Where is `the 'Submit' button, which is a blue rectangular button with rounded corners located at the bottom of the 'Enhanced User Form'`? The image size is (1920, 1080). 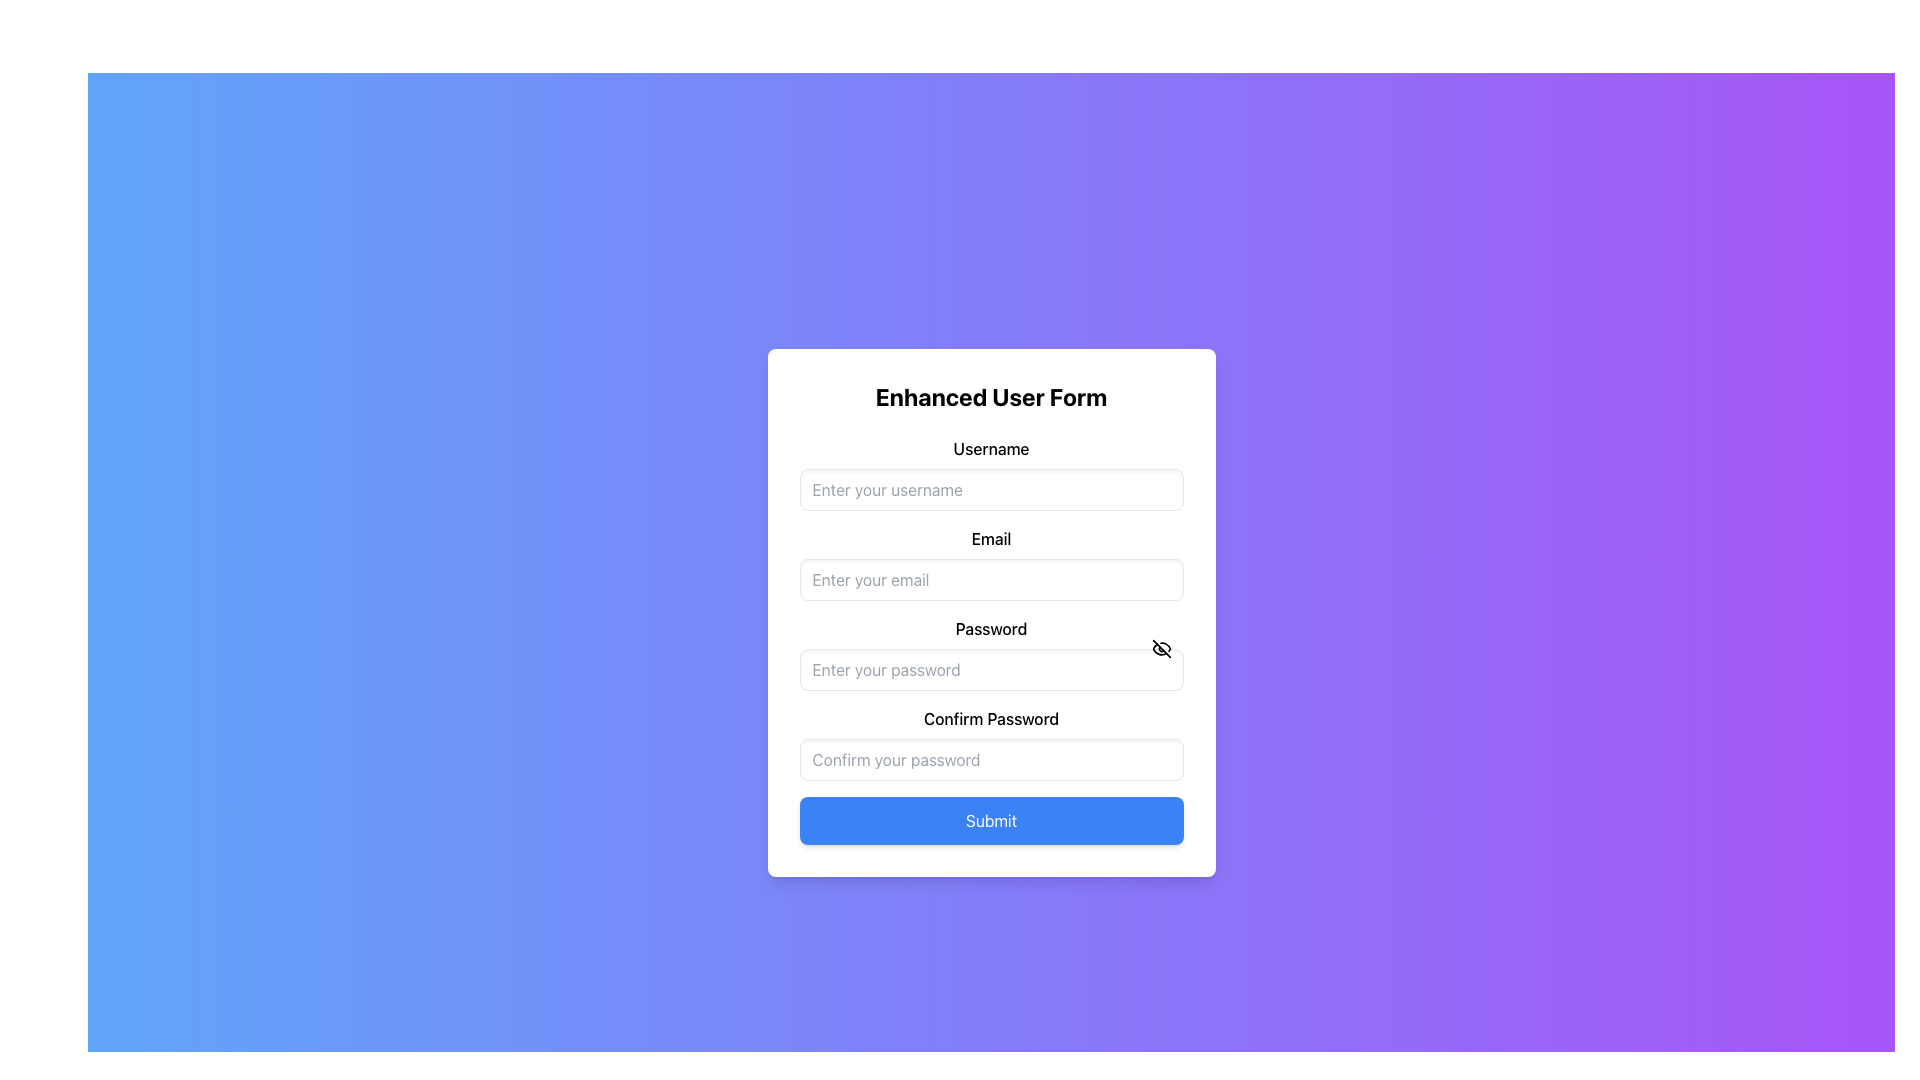 the 'Submit' button, which is a blue rectangular button with rounded corners located at the bottom of the 'Enhanced User Form' is located at coordinates (991, 821).